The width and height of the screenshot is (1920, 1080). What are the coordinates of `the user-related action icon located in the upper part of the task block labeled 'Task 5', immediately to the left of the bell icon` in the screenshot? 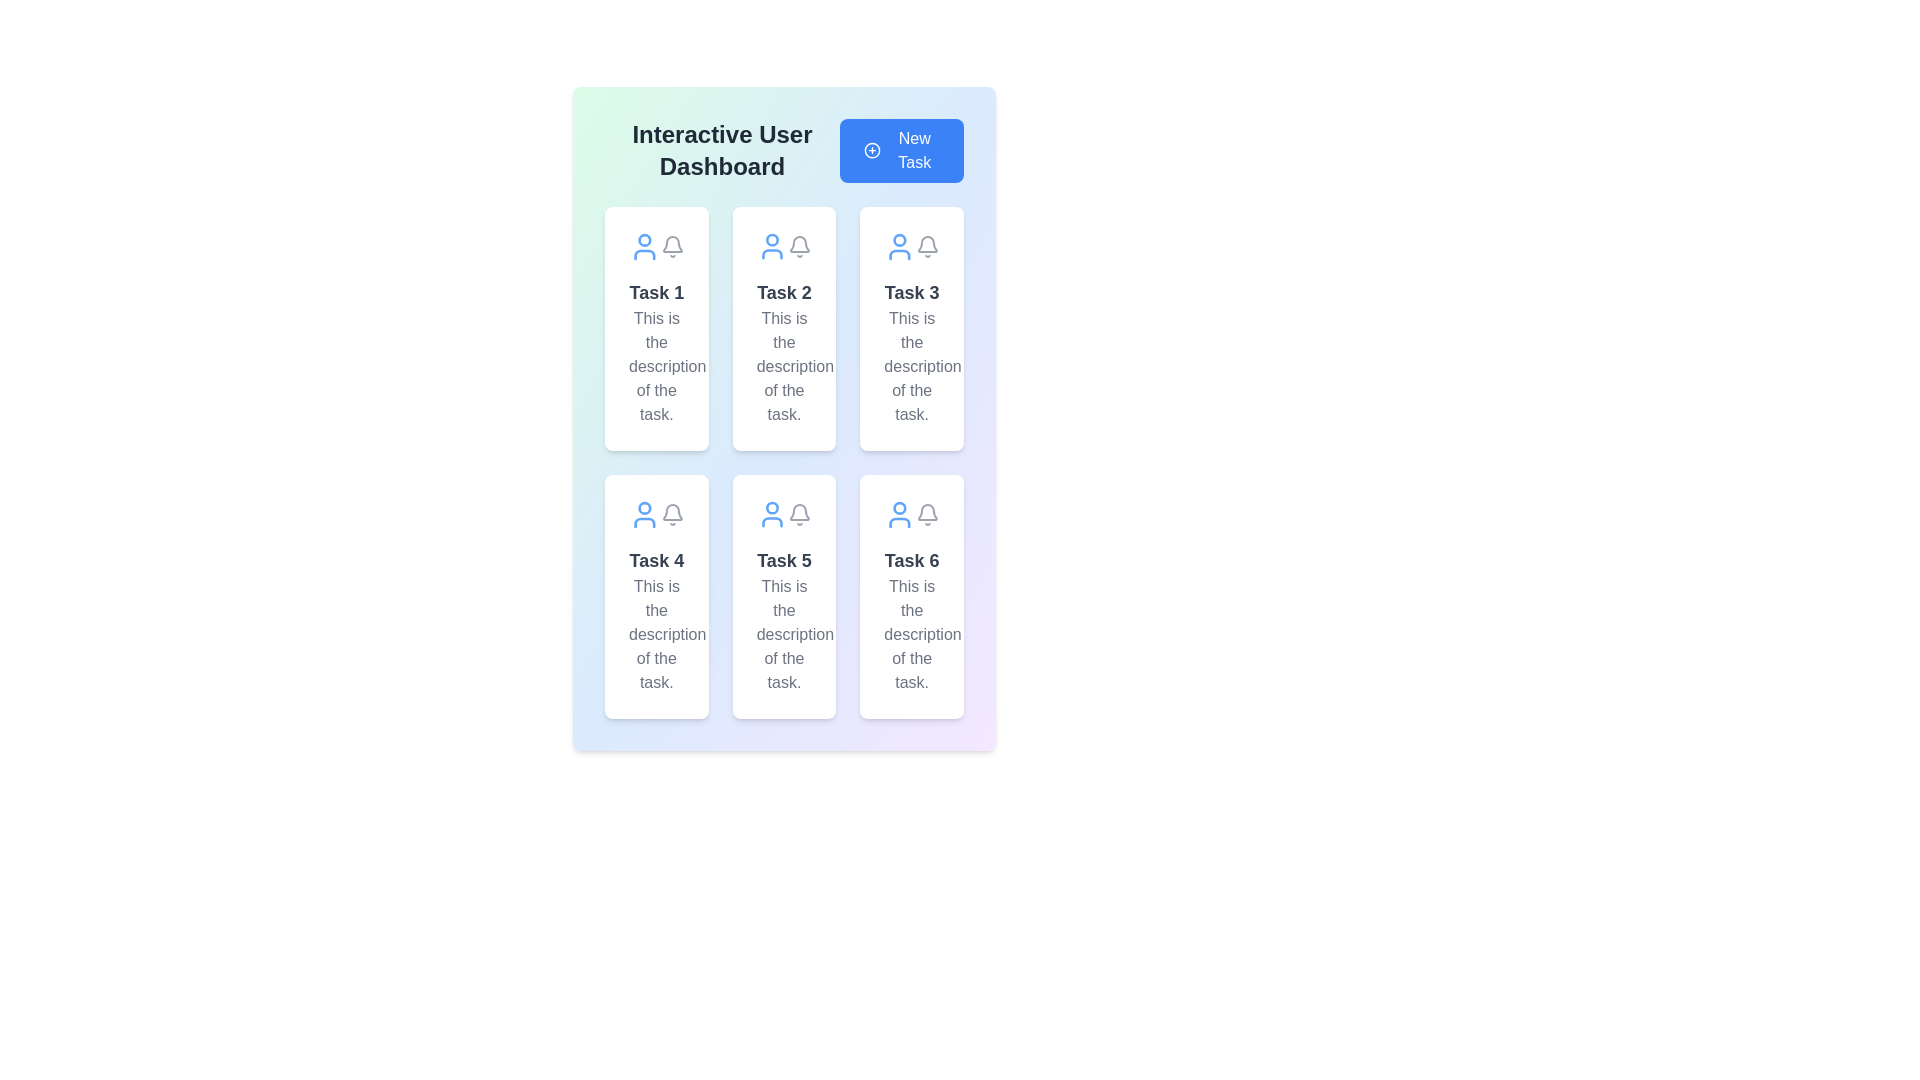 It's located at (771, 514).